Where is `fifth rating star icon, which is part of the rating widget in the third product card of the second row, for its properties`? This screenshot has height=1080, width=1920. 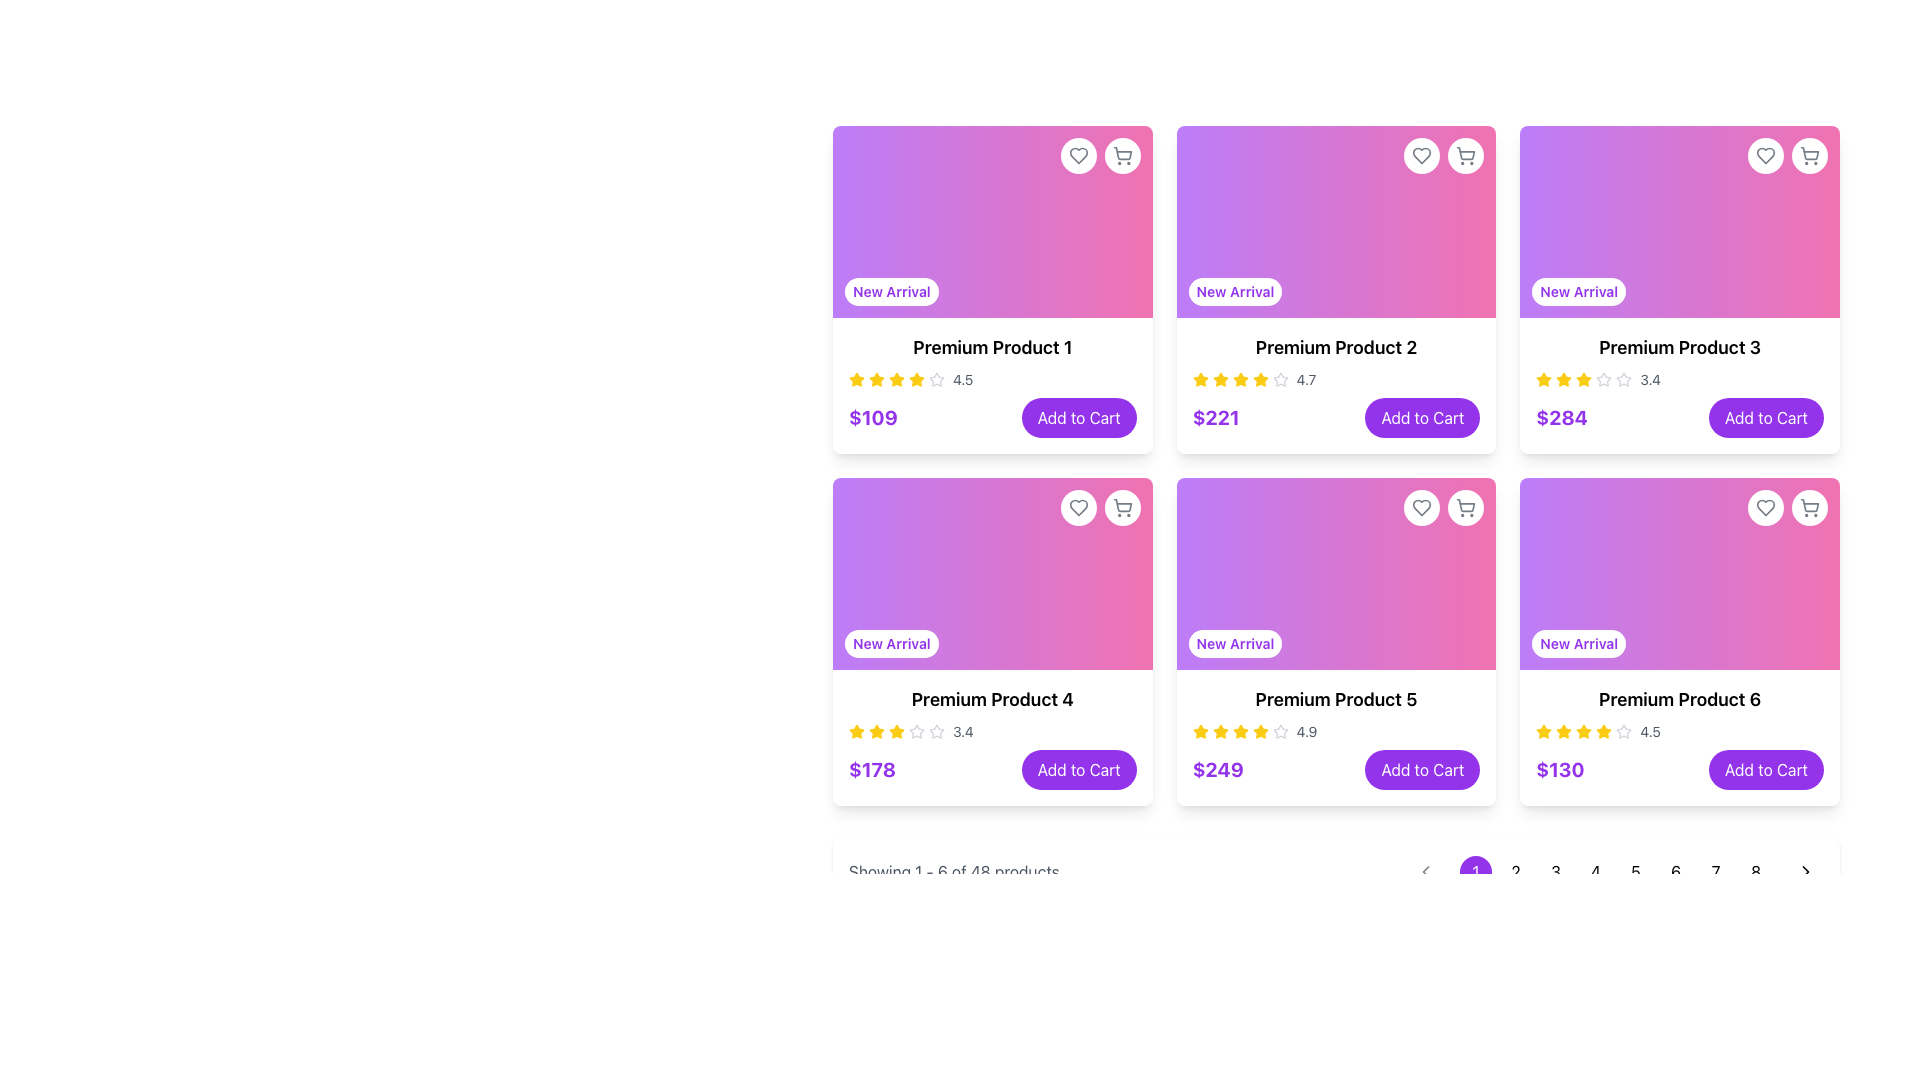 fifth rating star icon, which is part of the rating widget in the third product card of the second row, for its properties is located at coordinates (1604, 380).